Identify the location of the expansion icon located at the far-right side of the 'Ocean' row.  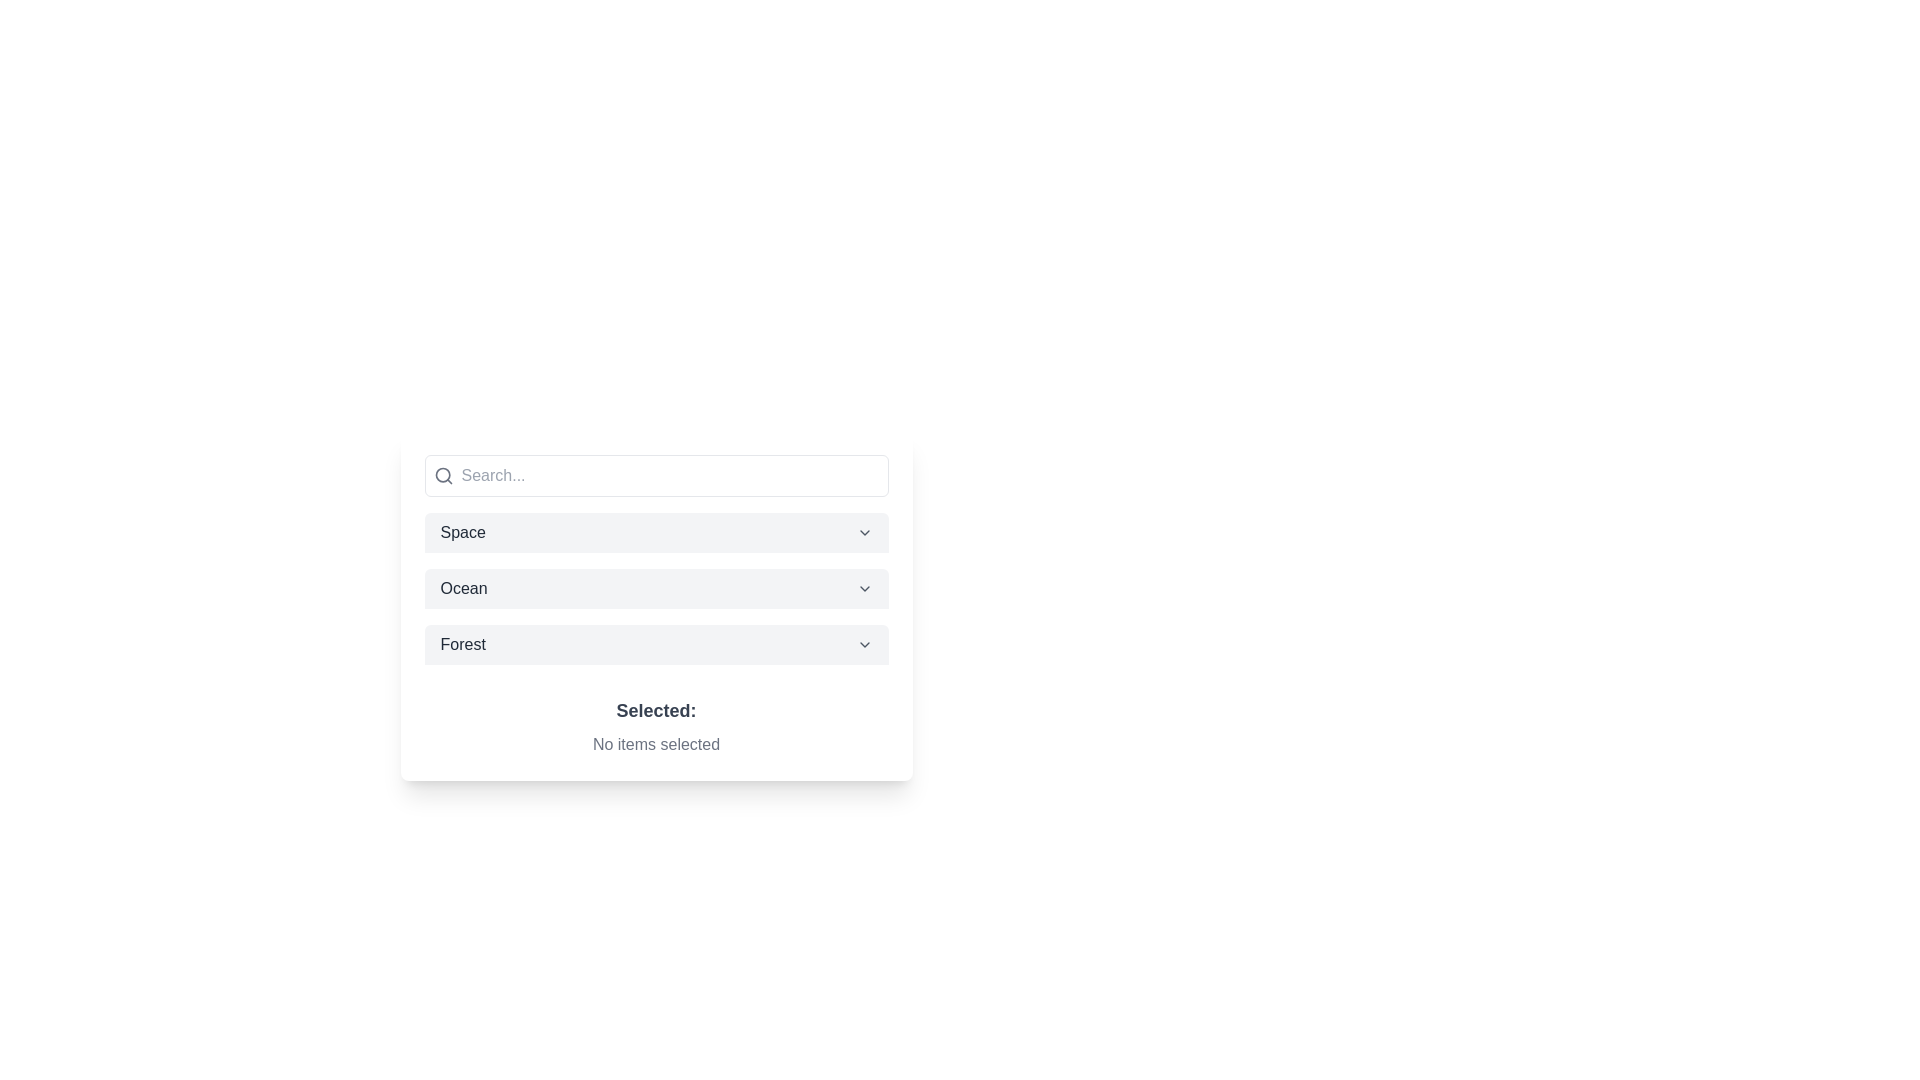
(864, 588).